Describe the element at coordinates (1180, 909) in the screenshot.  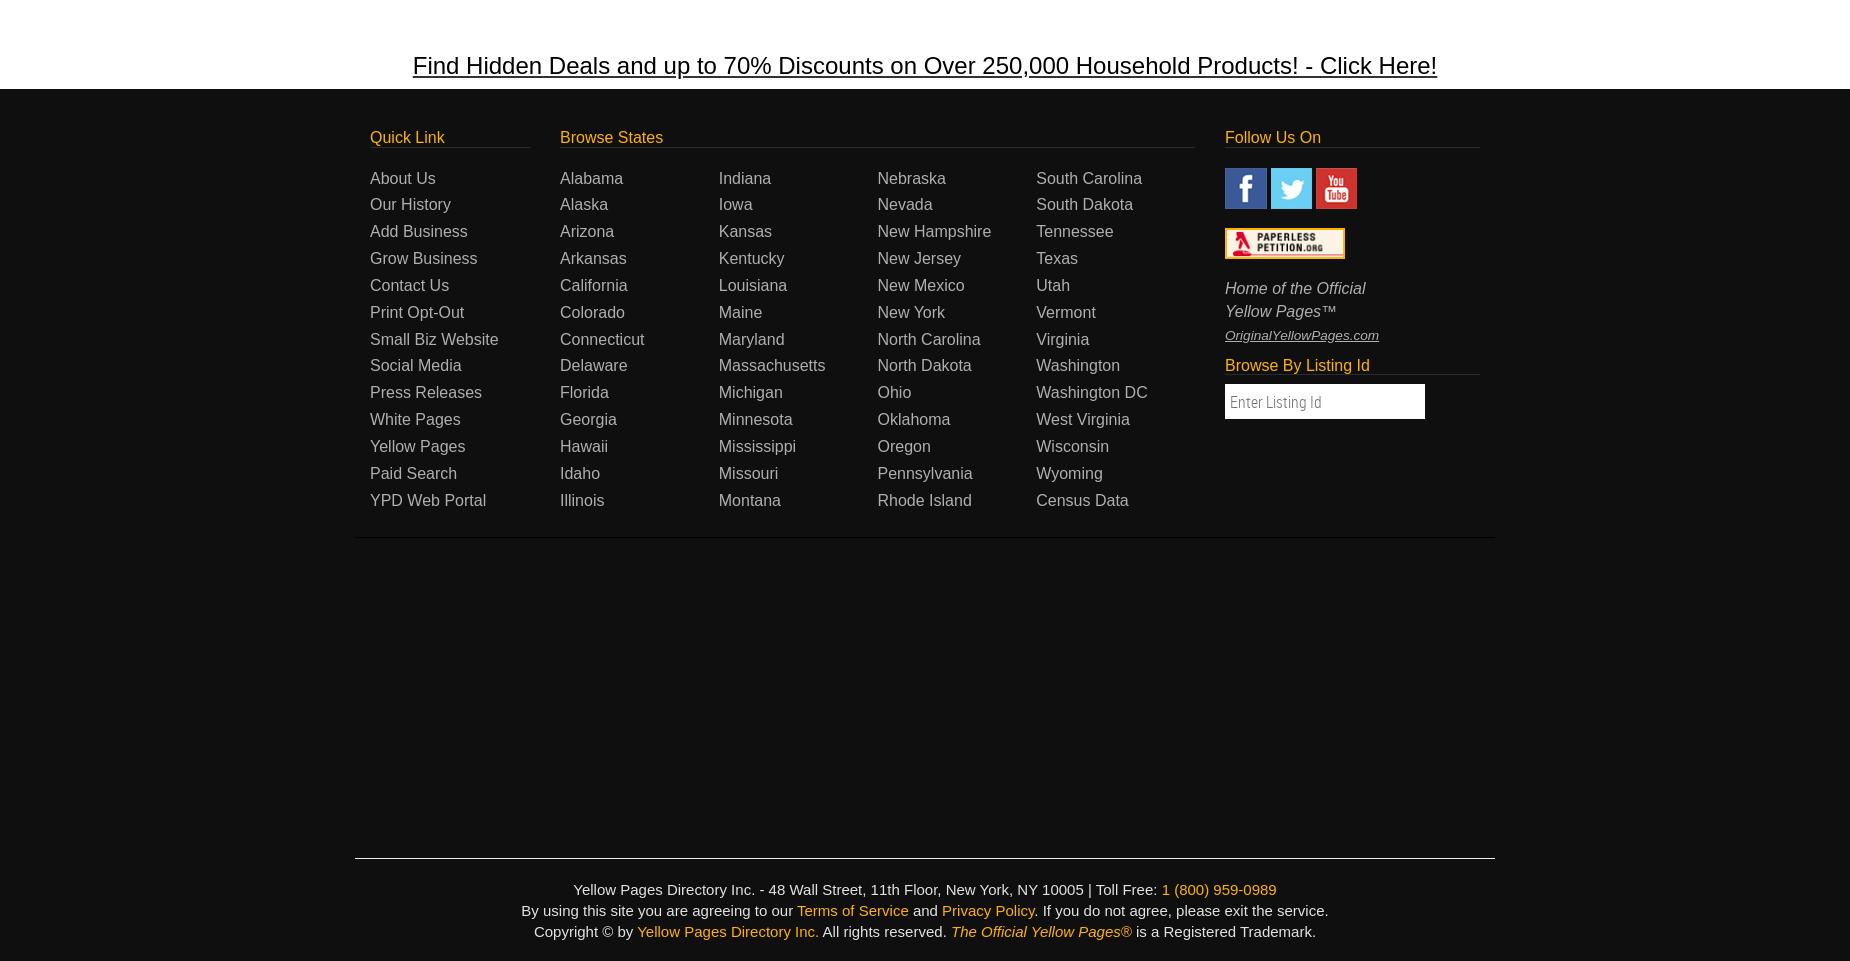
I see `'. If you do not agree, please  exit the service.'` at that location.